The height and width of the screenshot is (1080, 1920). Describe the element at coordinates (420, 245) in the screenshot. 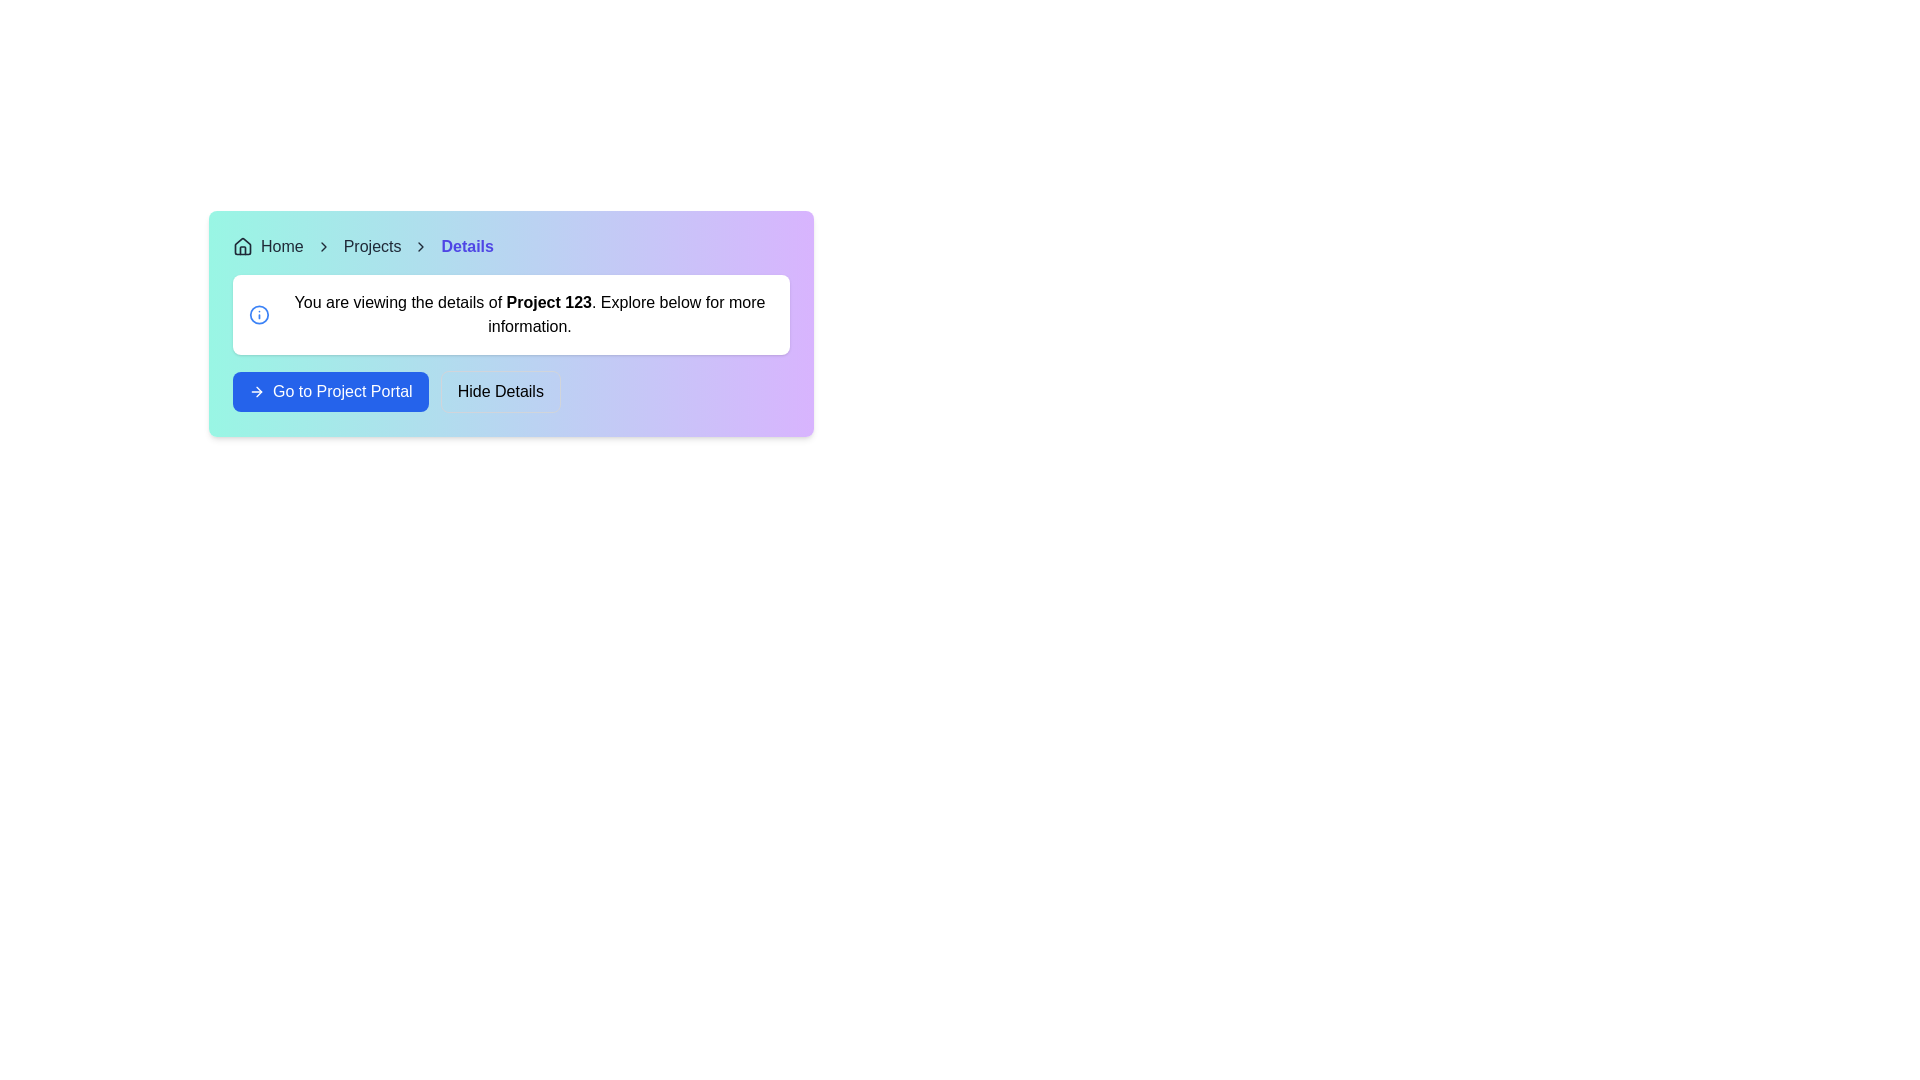

I see `the third chevron icon in the breadcrumb navigation bar, which visually indicates the relationship between the 'Projects' and 'Details' entries` at that location.